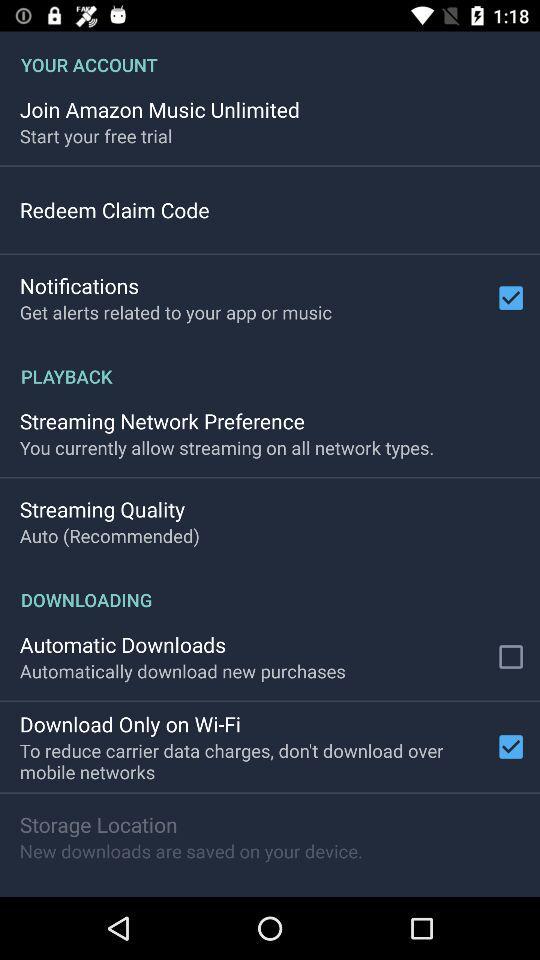 This screenshot has height=960, width=540. I want to click on item above the notifications, so click(114, 210).